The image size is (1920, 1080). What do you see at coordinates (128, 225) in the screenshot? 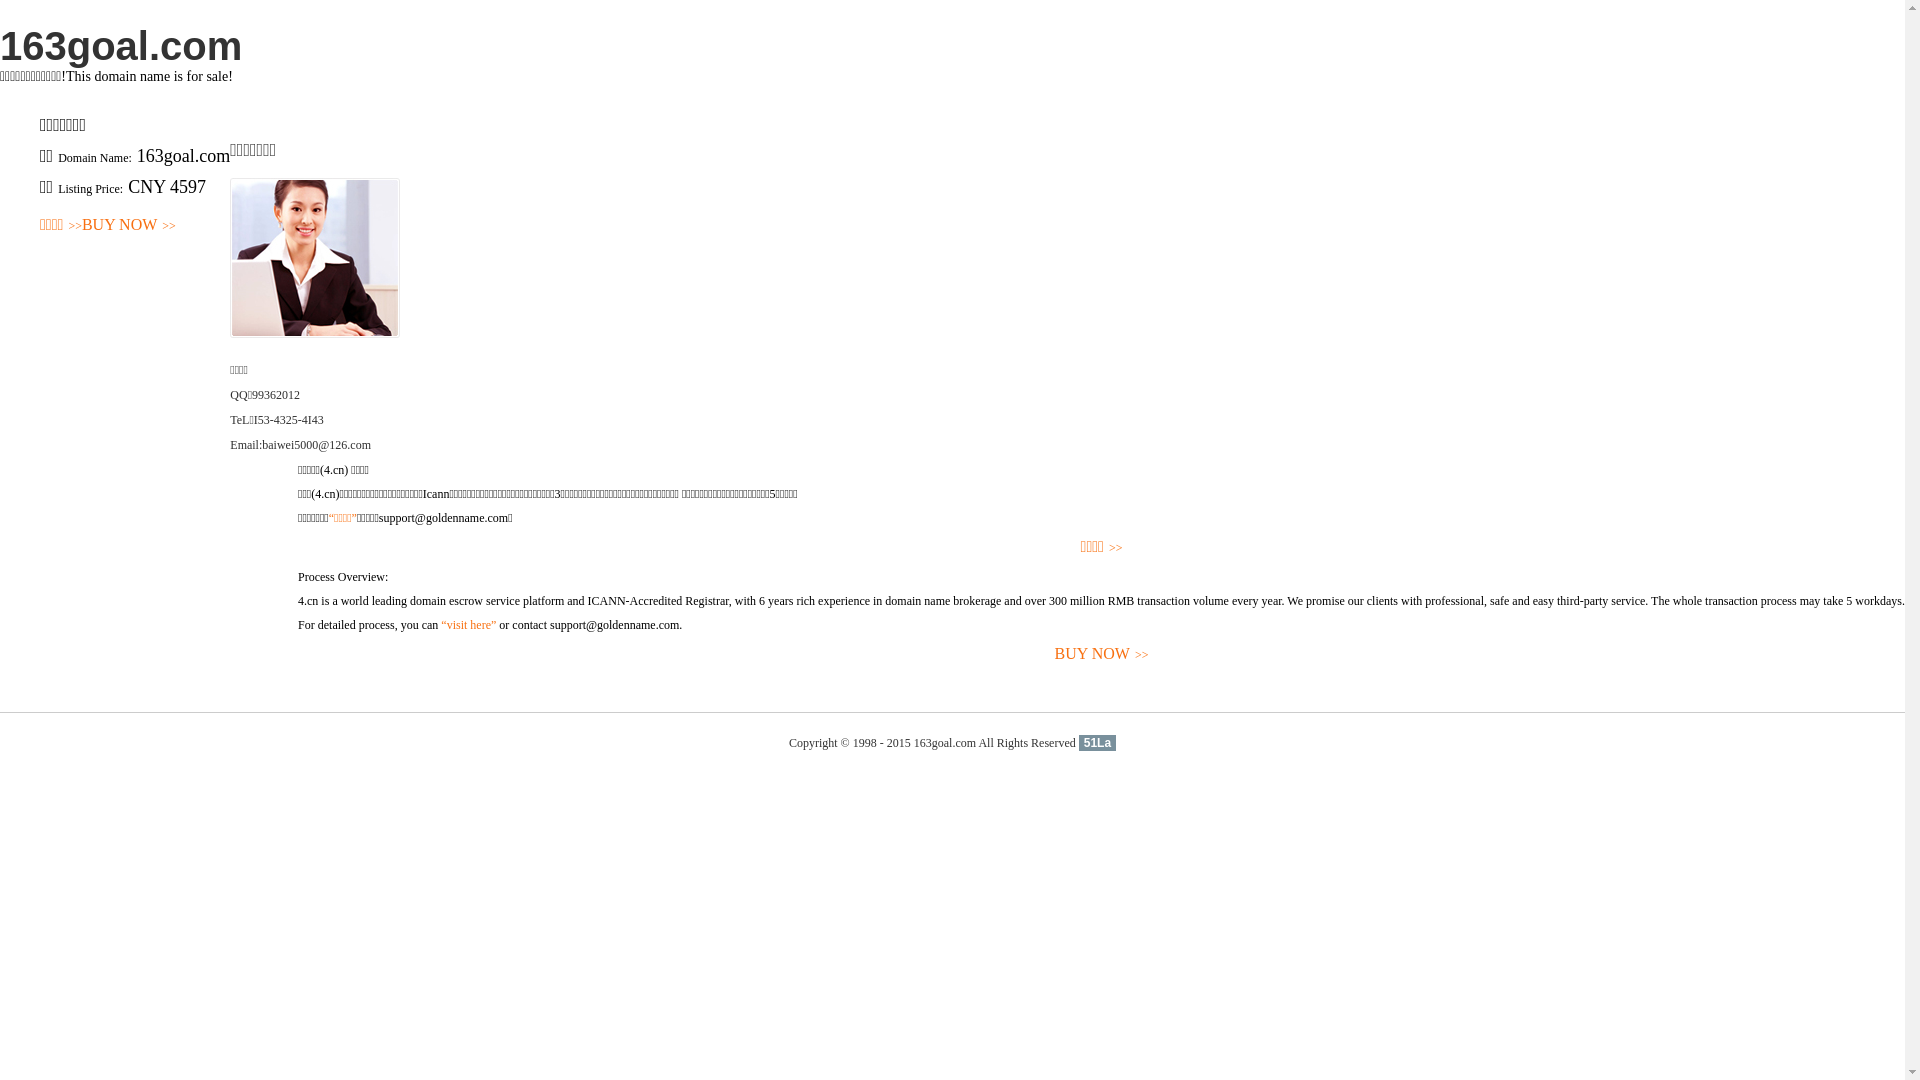
I see `'BUY NOW>>'` at bounding box center [128, 225].